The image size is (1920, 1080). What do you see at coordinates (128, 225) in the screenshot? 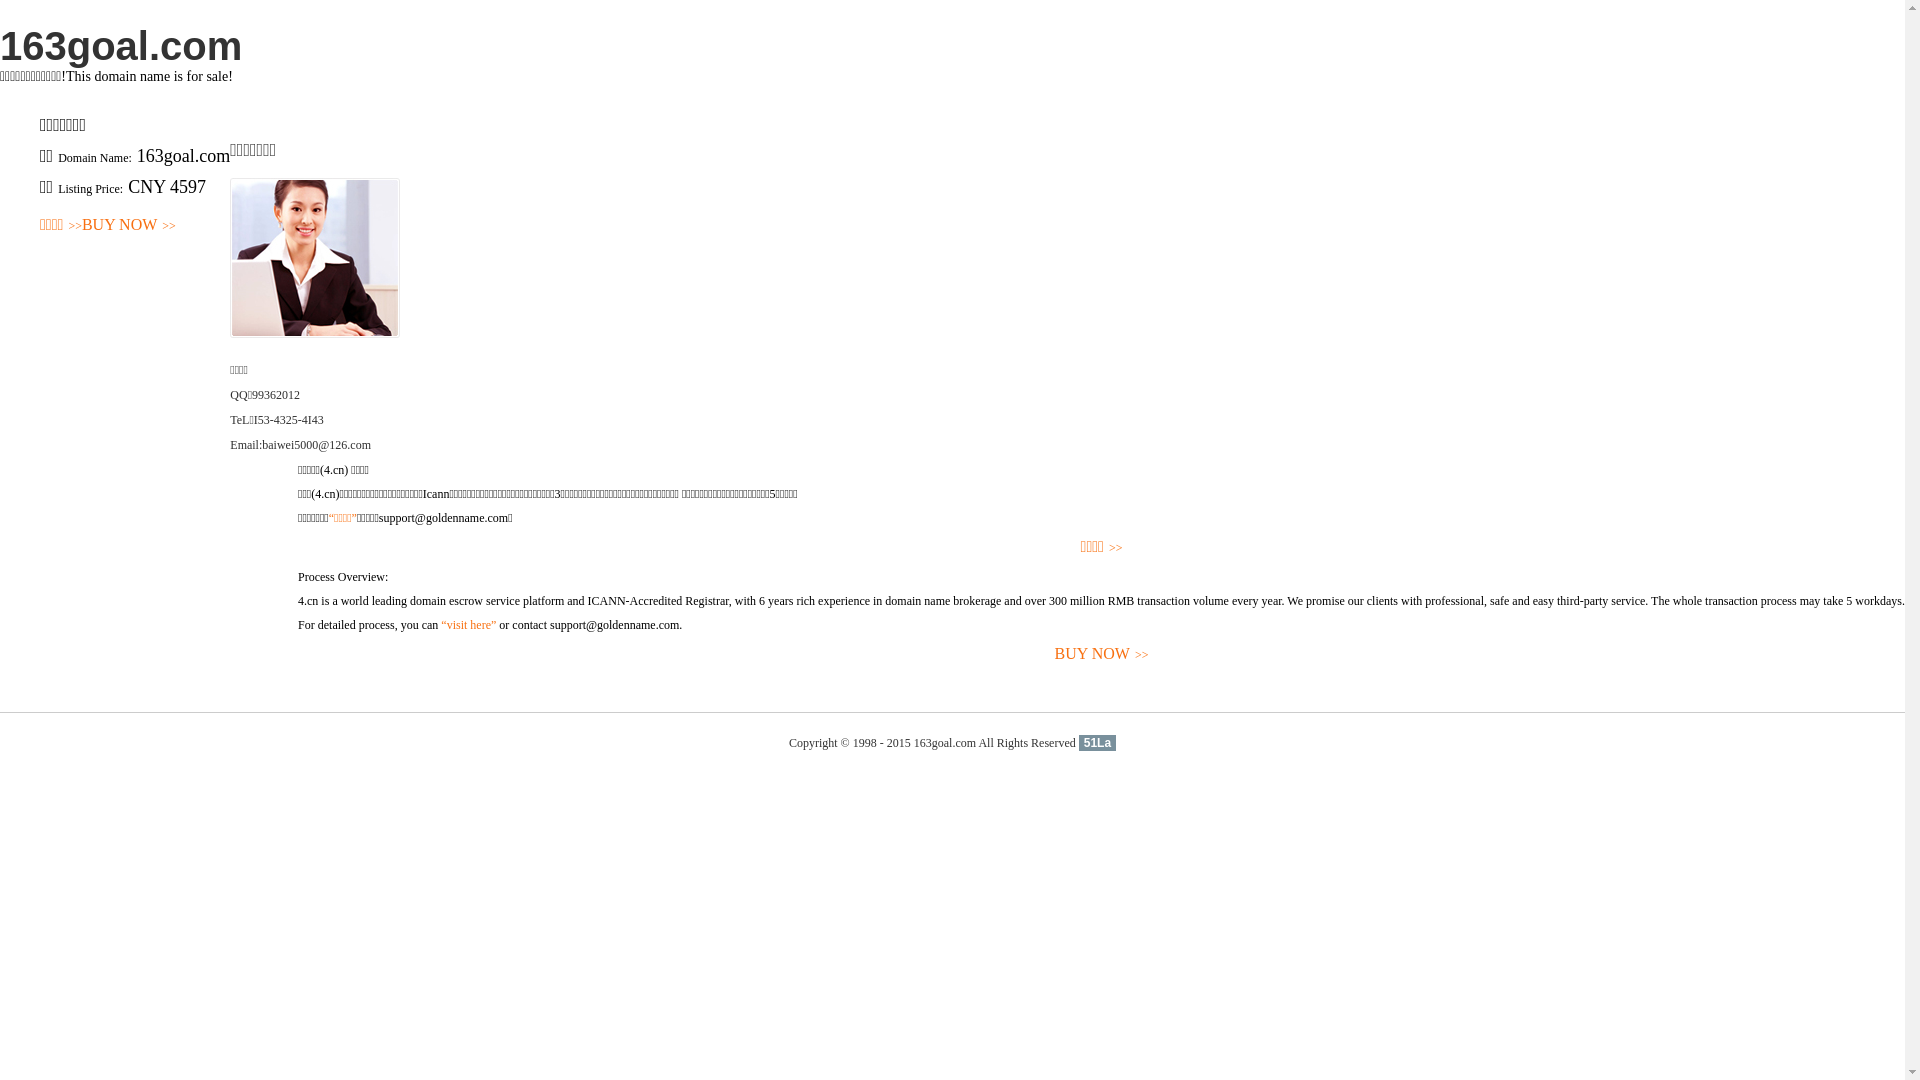
I see `'BUY NOW>>'` at bounding box center [128, 225].